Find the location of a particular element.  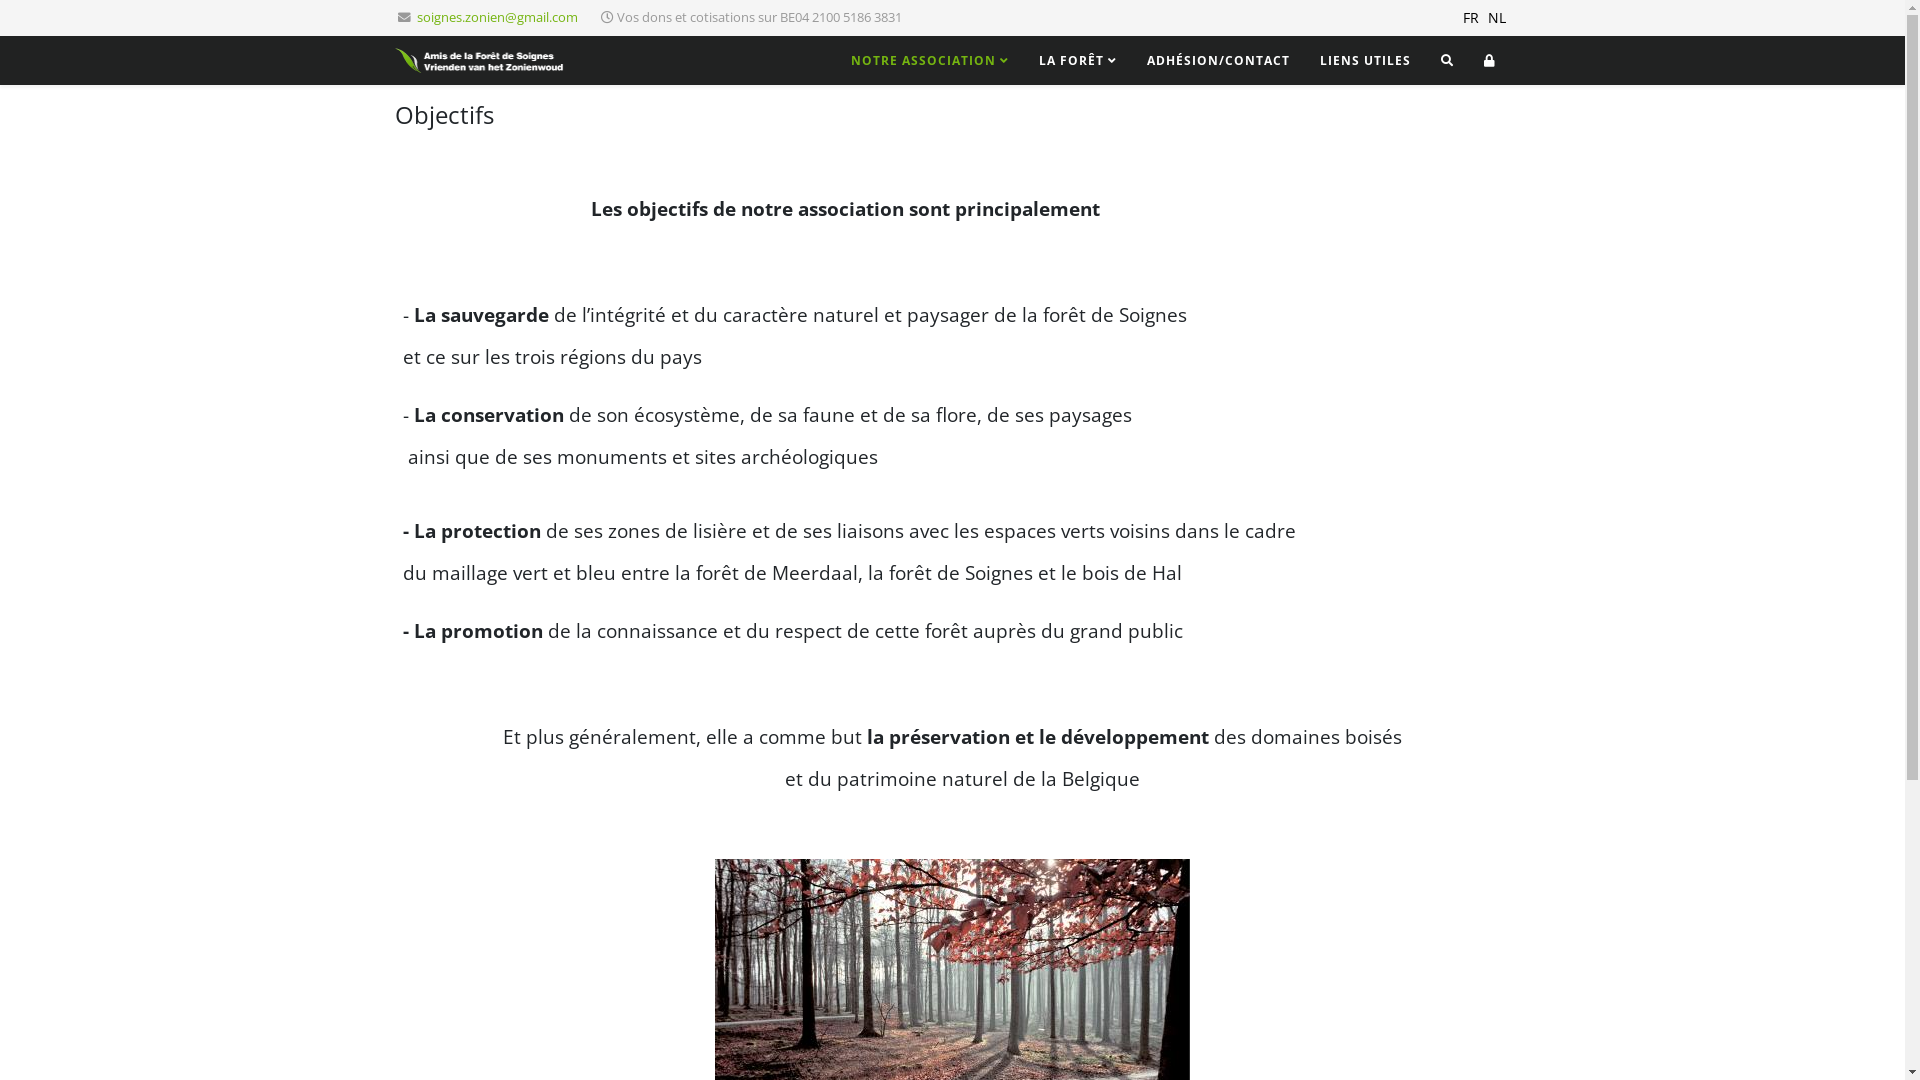

'LIENS UTILES' is located at coordinates (1304, 59).